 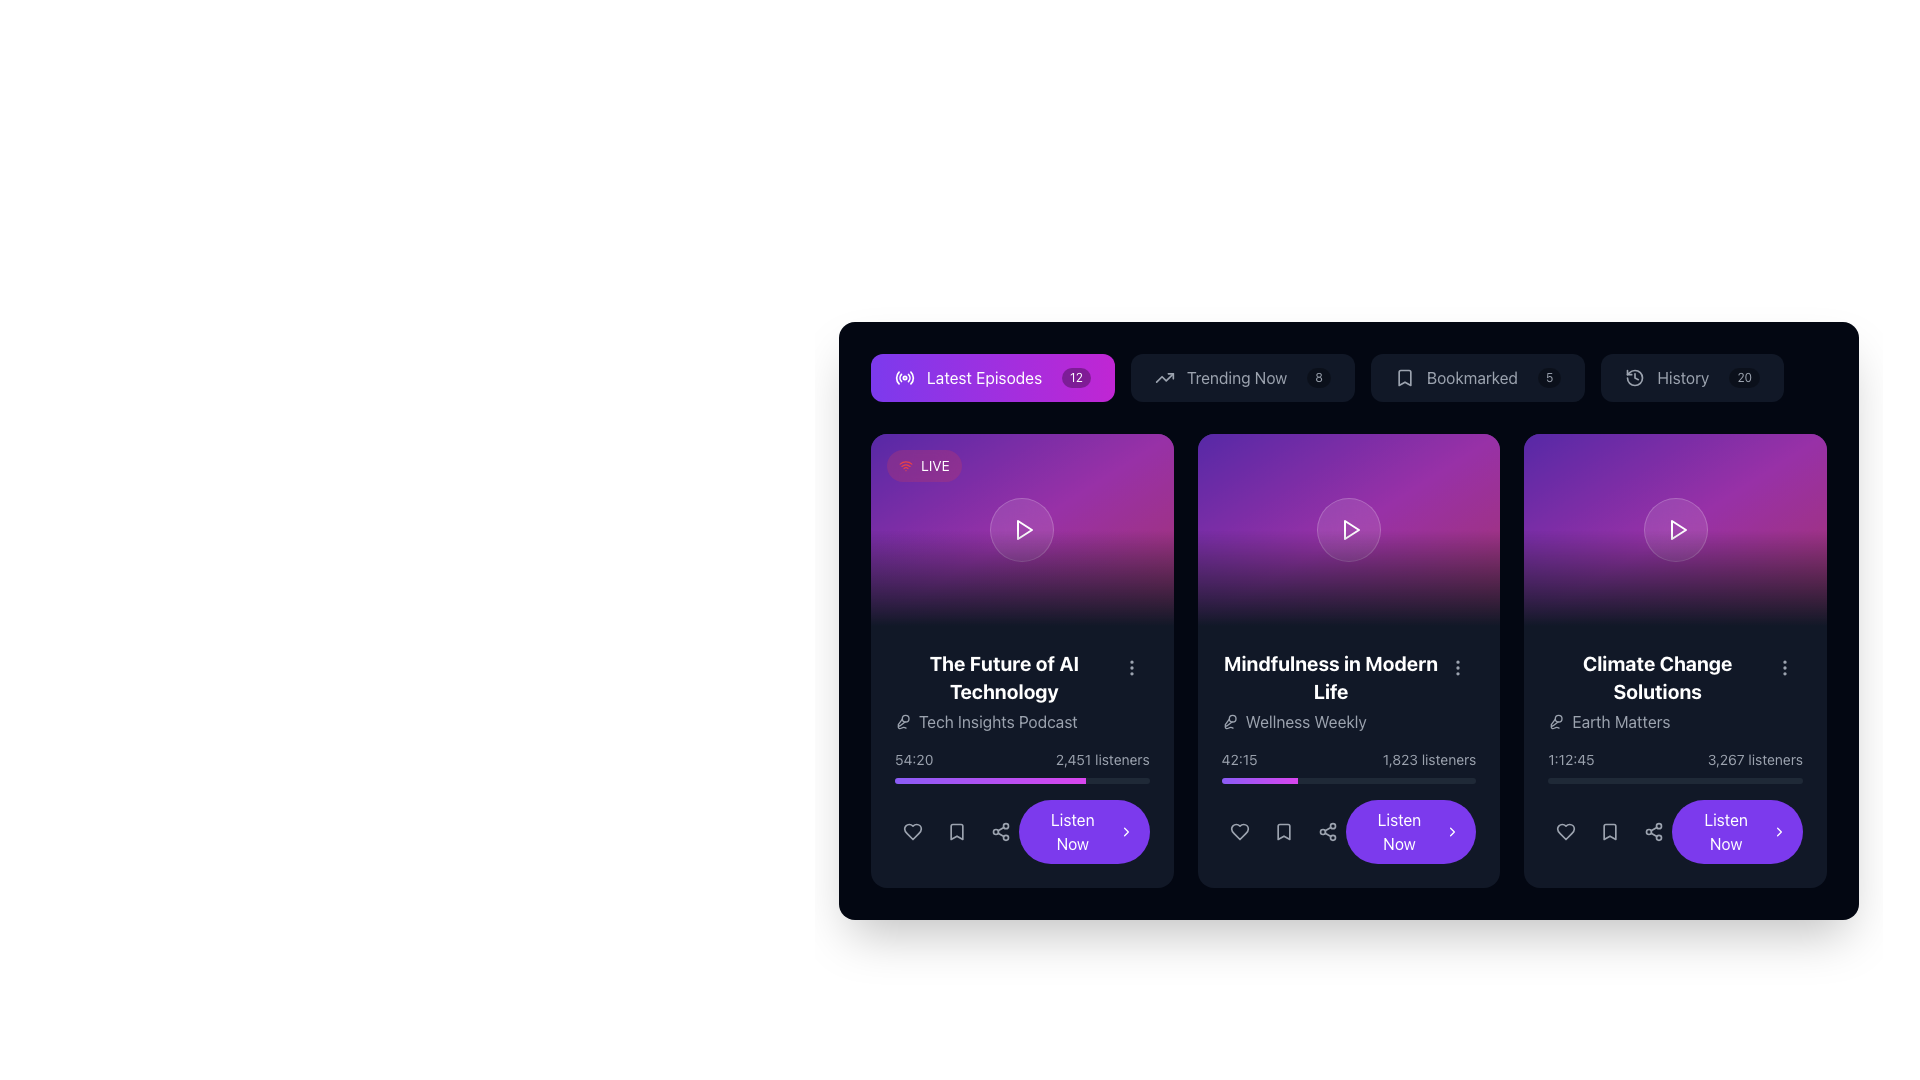 I want to click on the bookmark icon located in the bottom section of the first content card, so click(x=955, y=832).